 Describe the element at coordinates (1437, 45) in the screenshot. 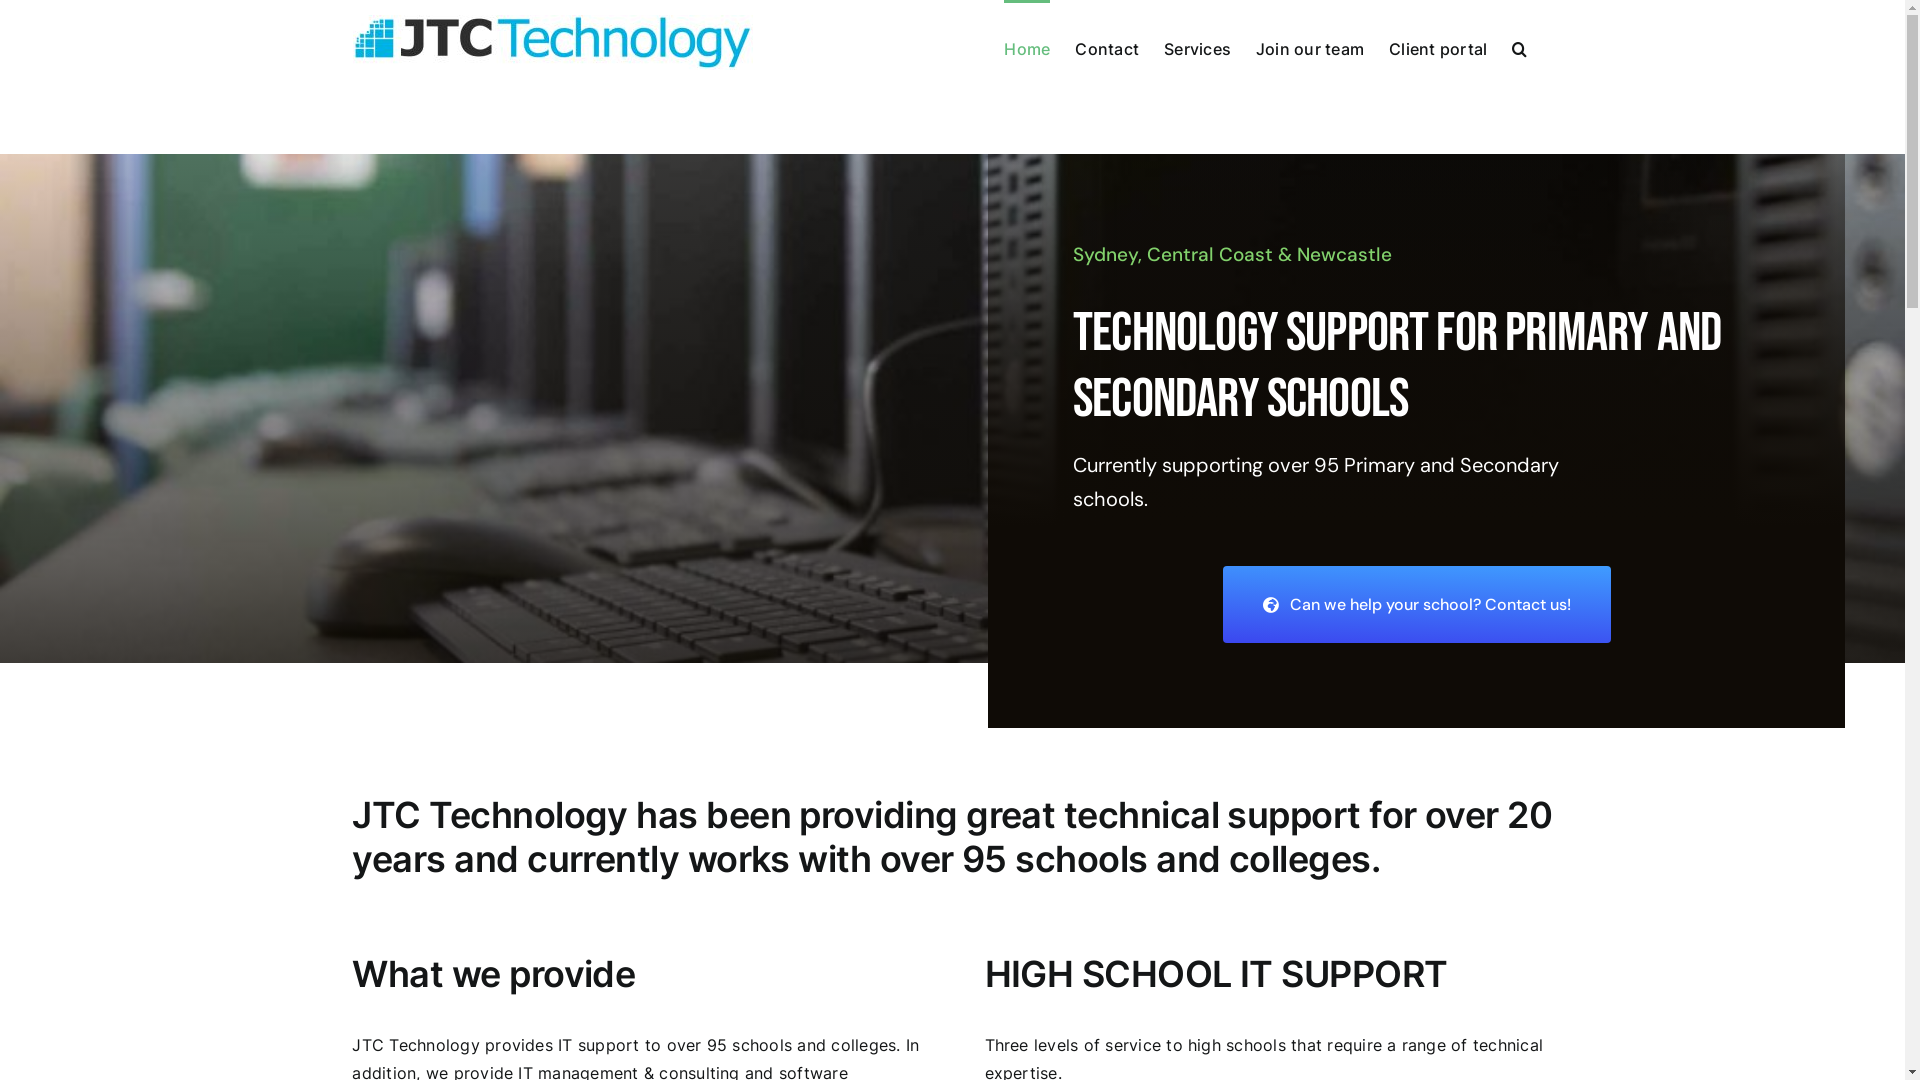

I see `'Client portal'` at that location.